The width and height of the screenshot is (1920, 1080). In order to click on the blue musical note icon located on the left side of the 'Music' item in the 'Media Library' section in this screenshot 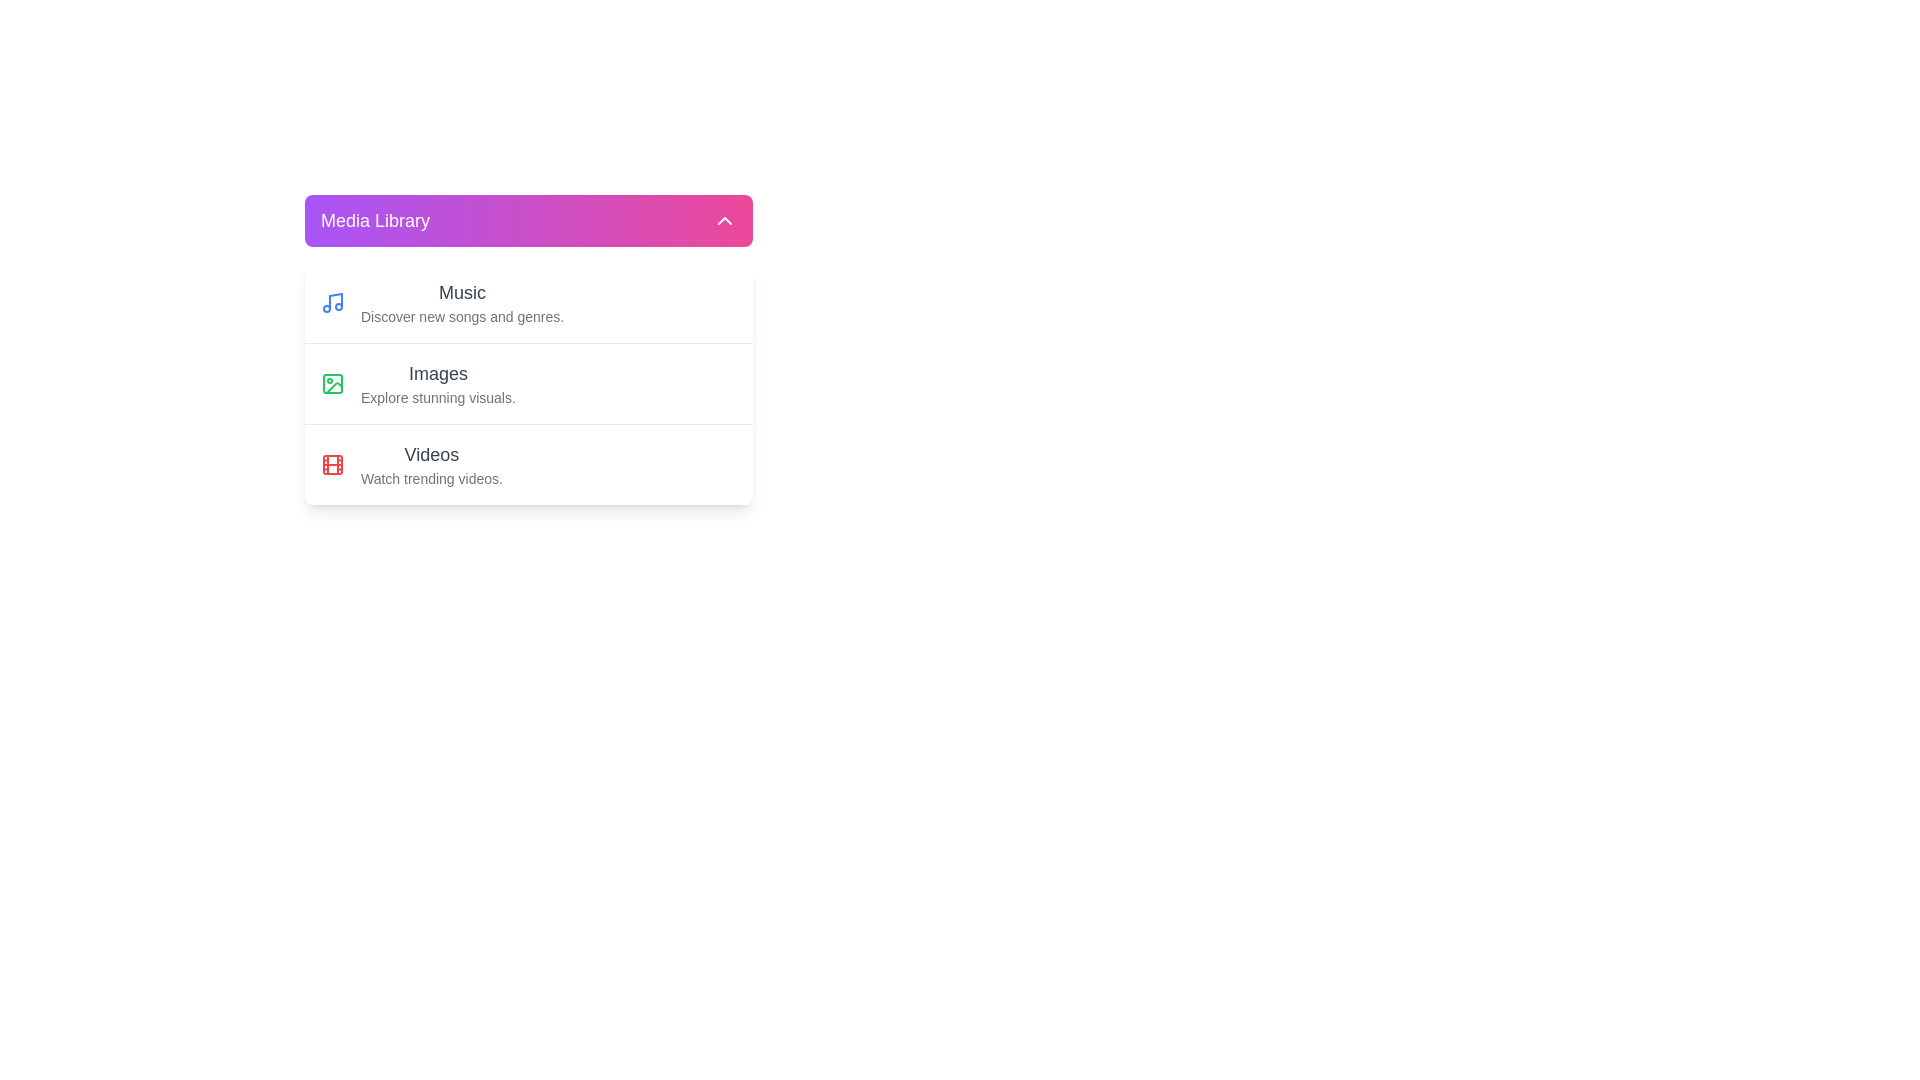, I will do `click(332, 303)`.